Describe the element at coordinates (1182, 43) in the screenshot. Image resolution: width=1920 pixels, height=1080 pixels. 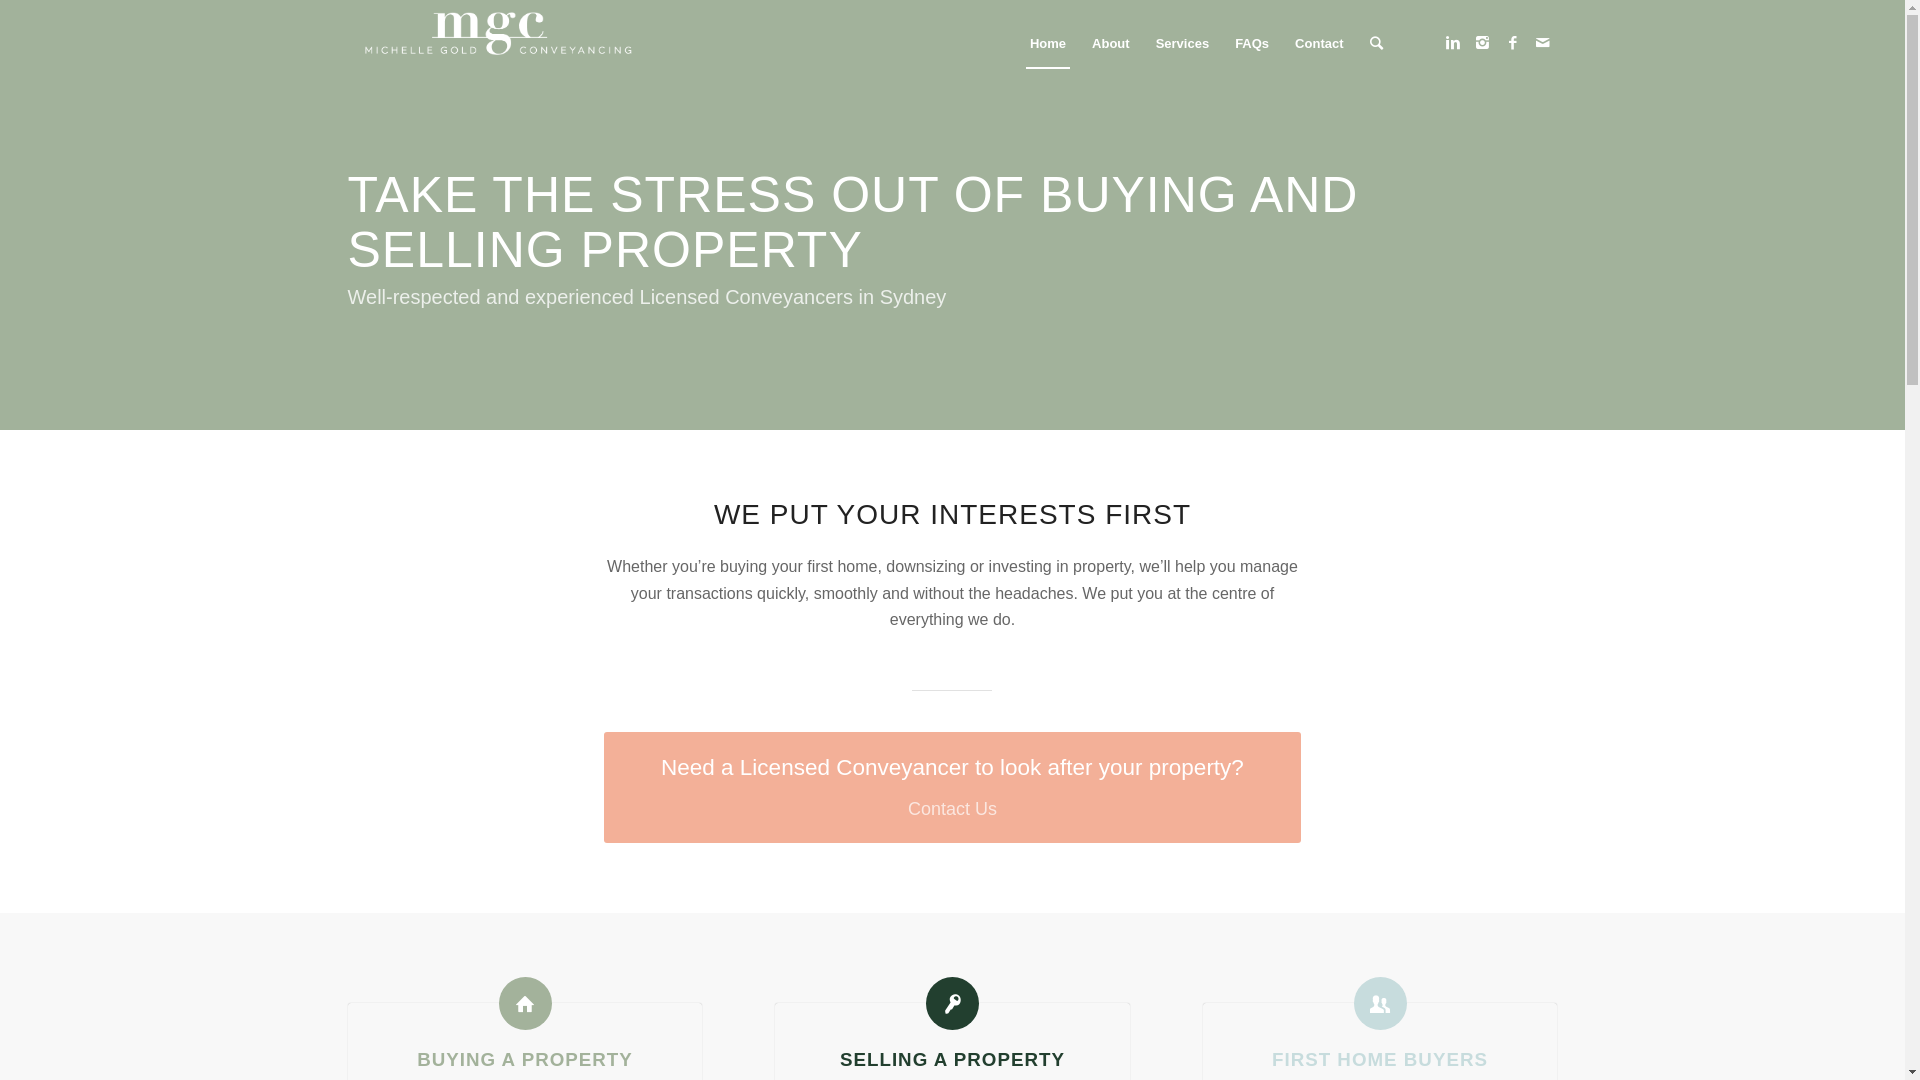
I see `'Services'` at that location.